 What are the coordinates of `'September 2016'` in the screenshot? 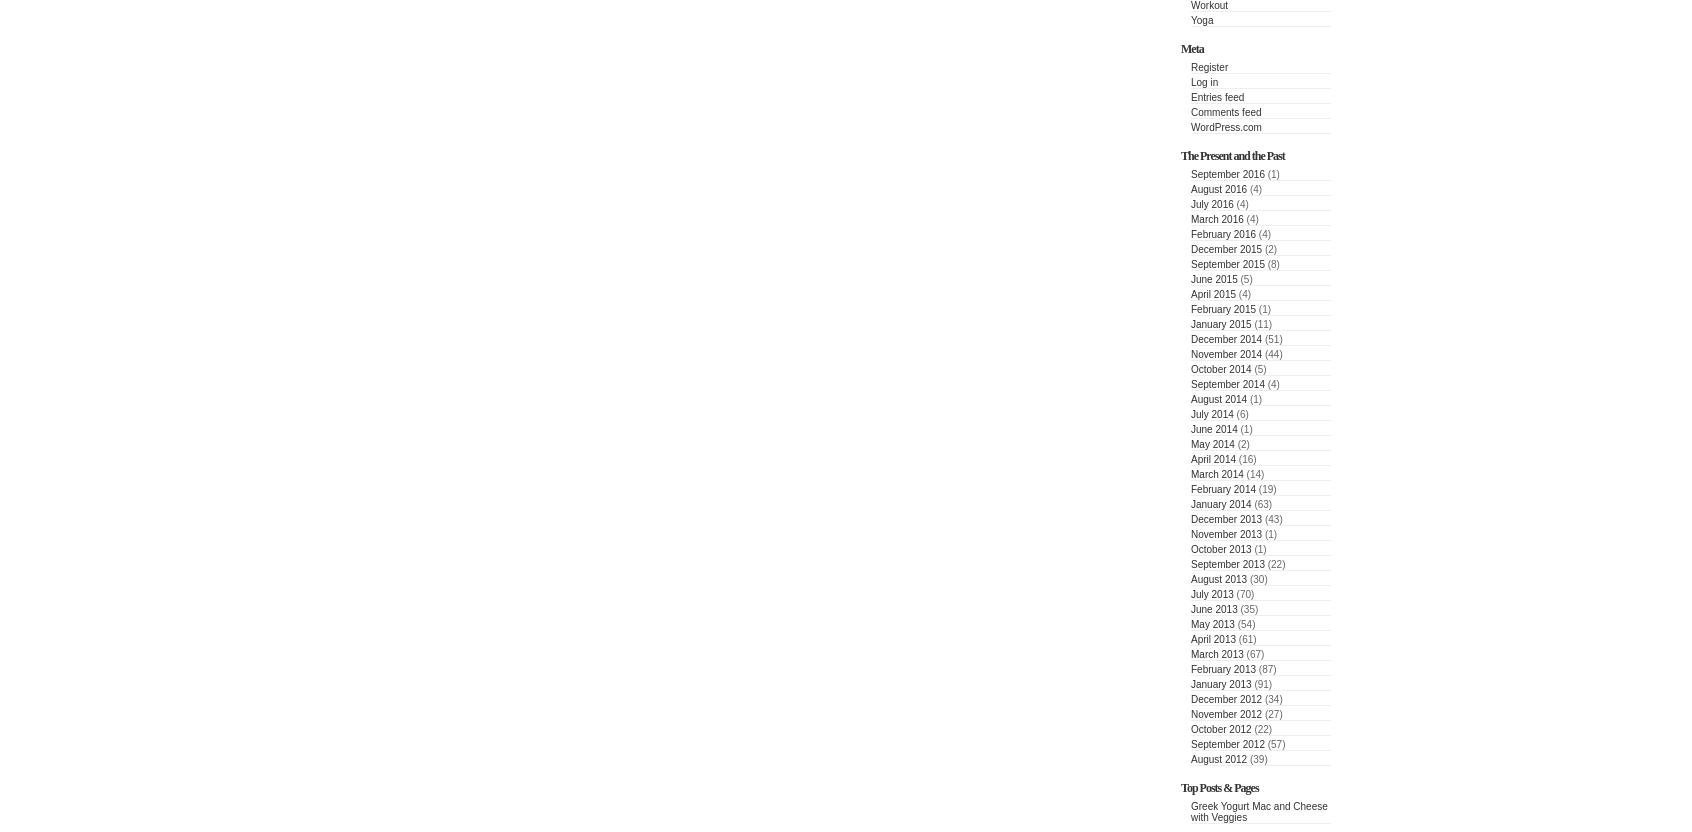 It's located at (1227, 173).